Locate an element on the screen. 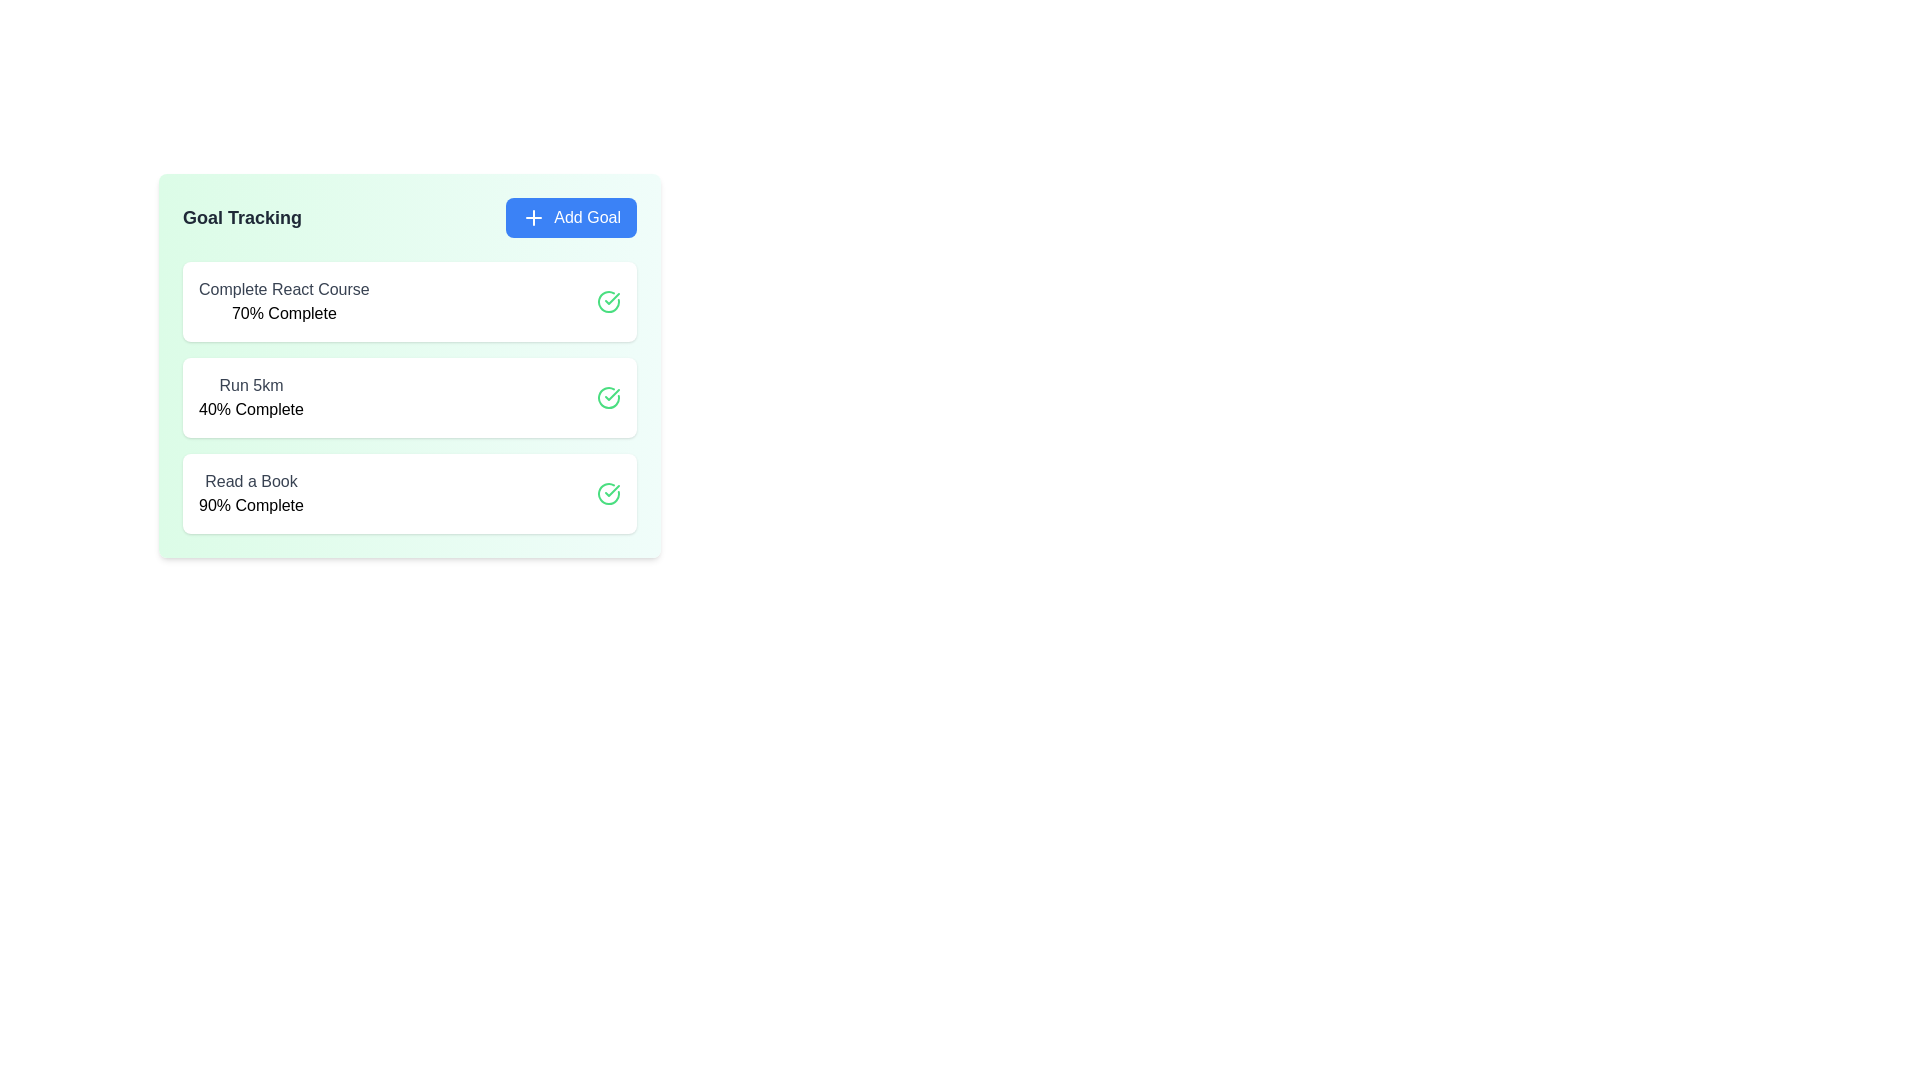  the text display element that shows '40% Complete', which is located below the 'Run 5km' progress description in the task card interface is located at coordinates (250, 408).